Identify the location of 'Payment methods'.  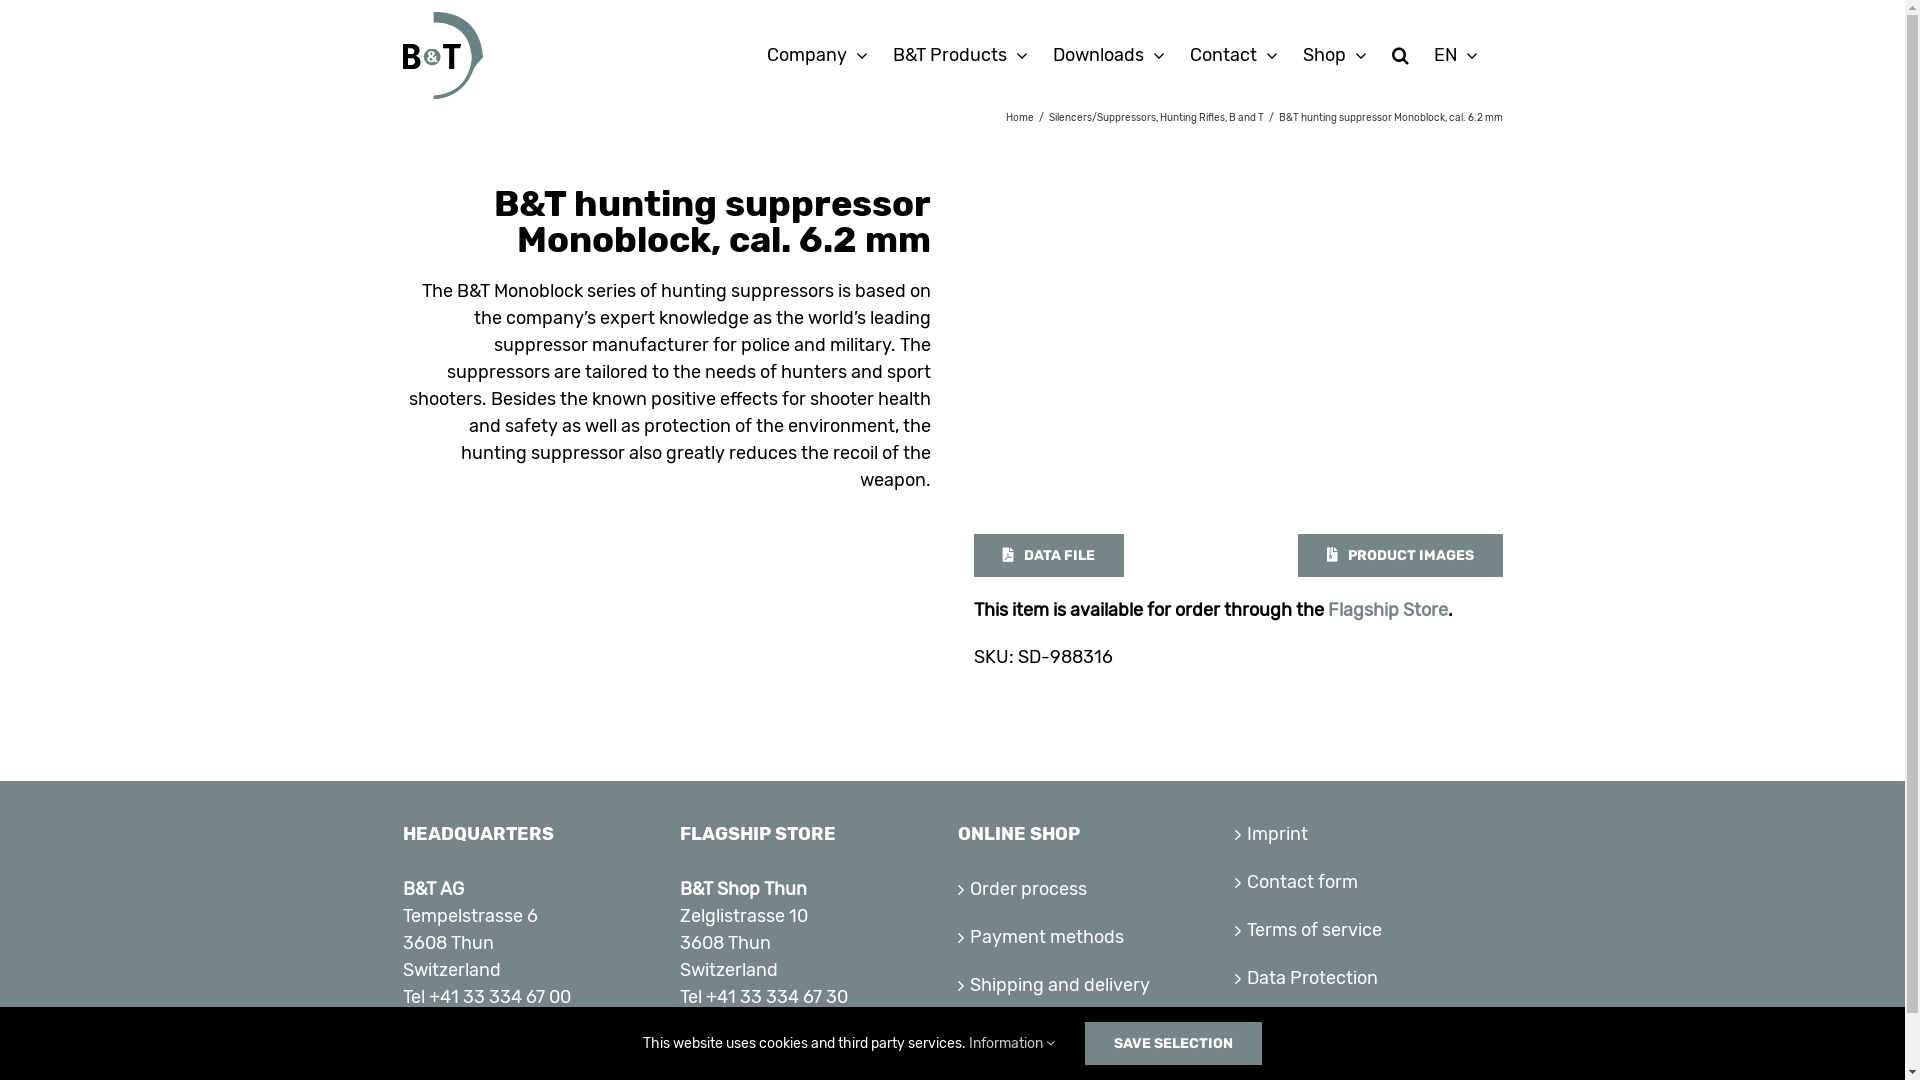
(969, 937).